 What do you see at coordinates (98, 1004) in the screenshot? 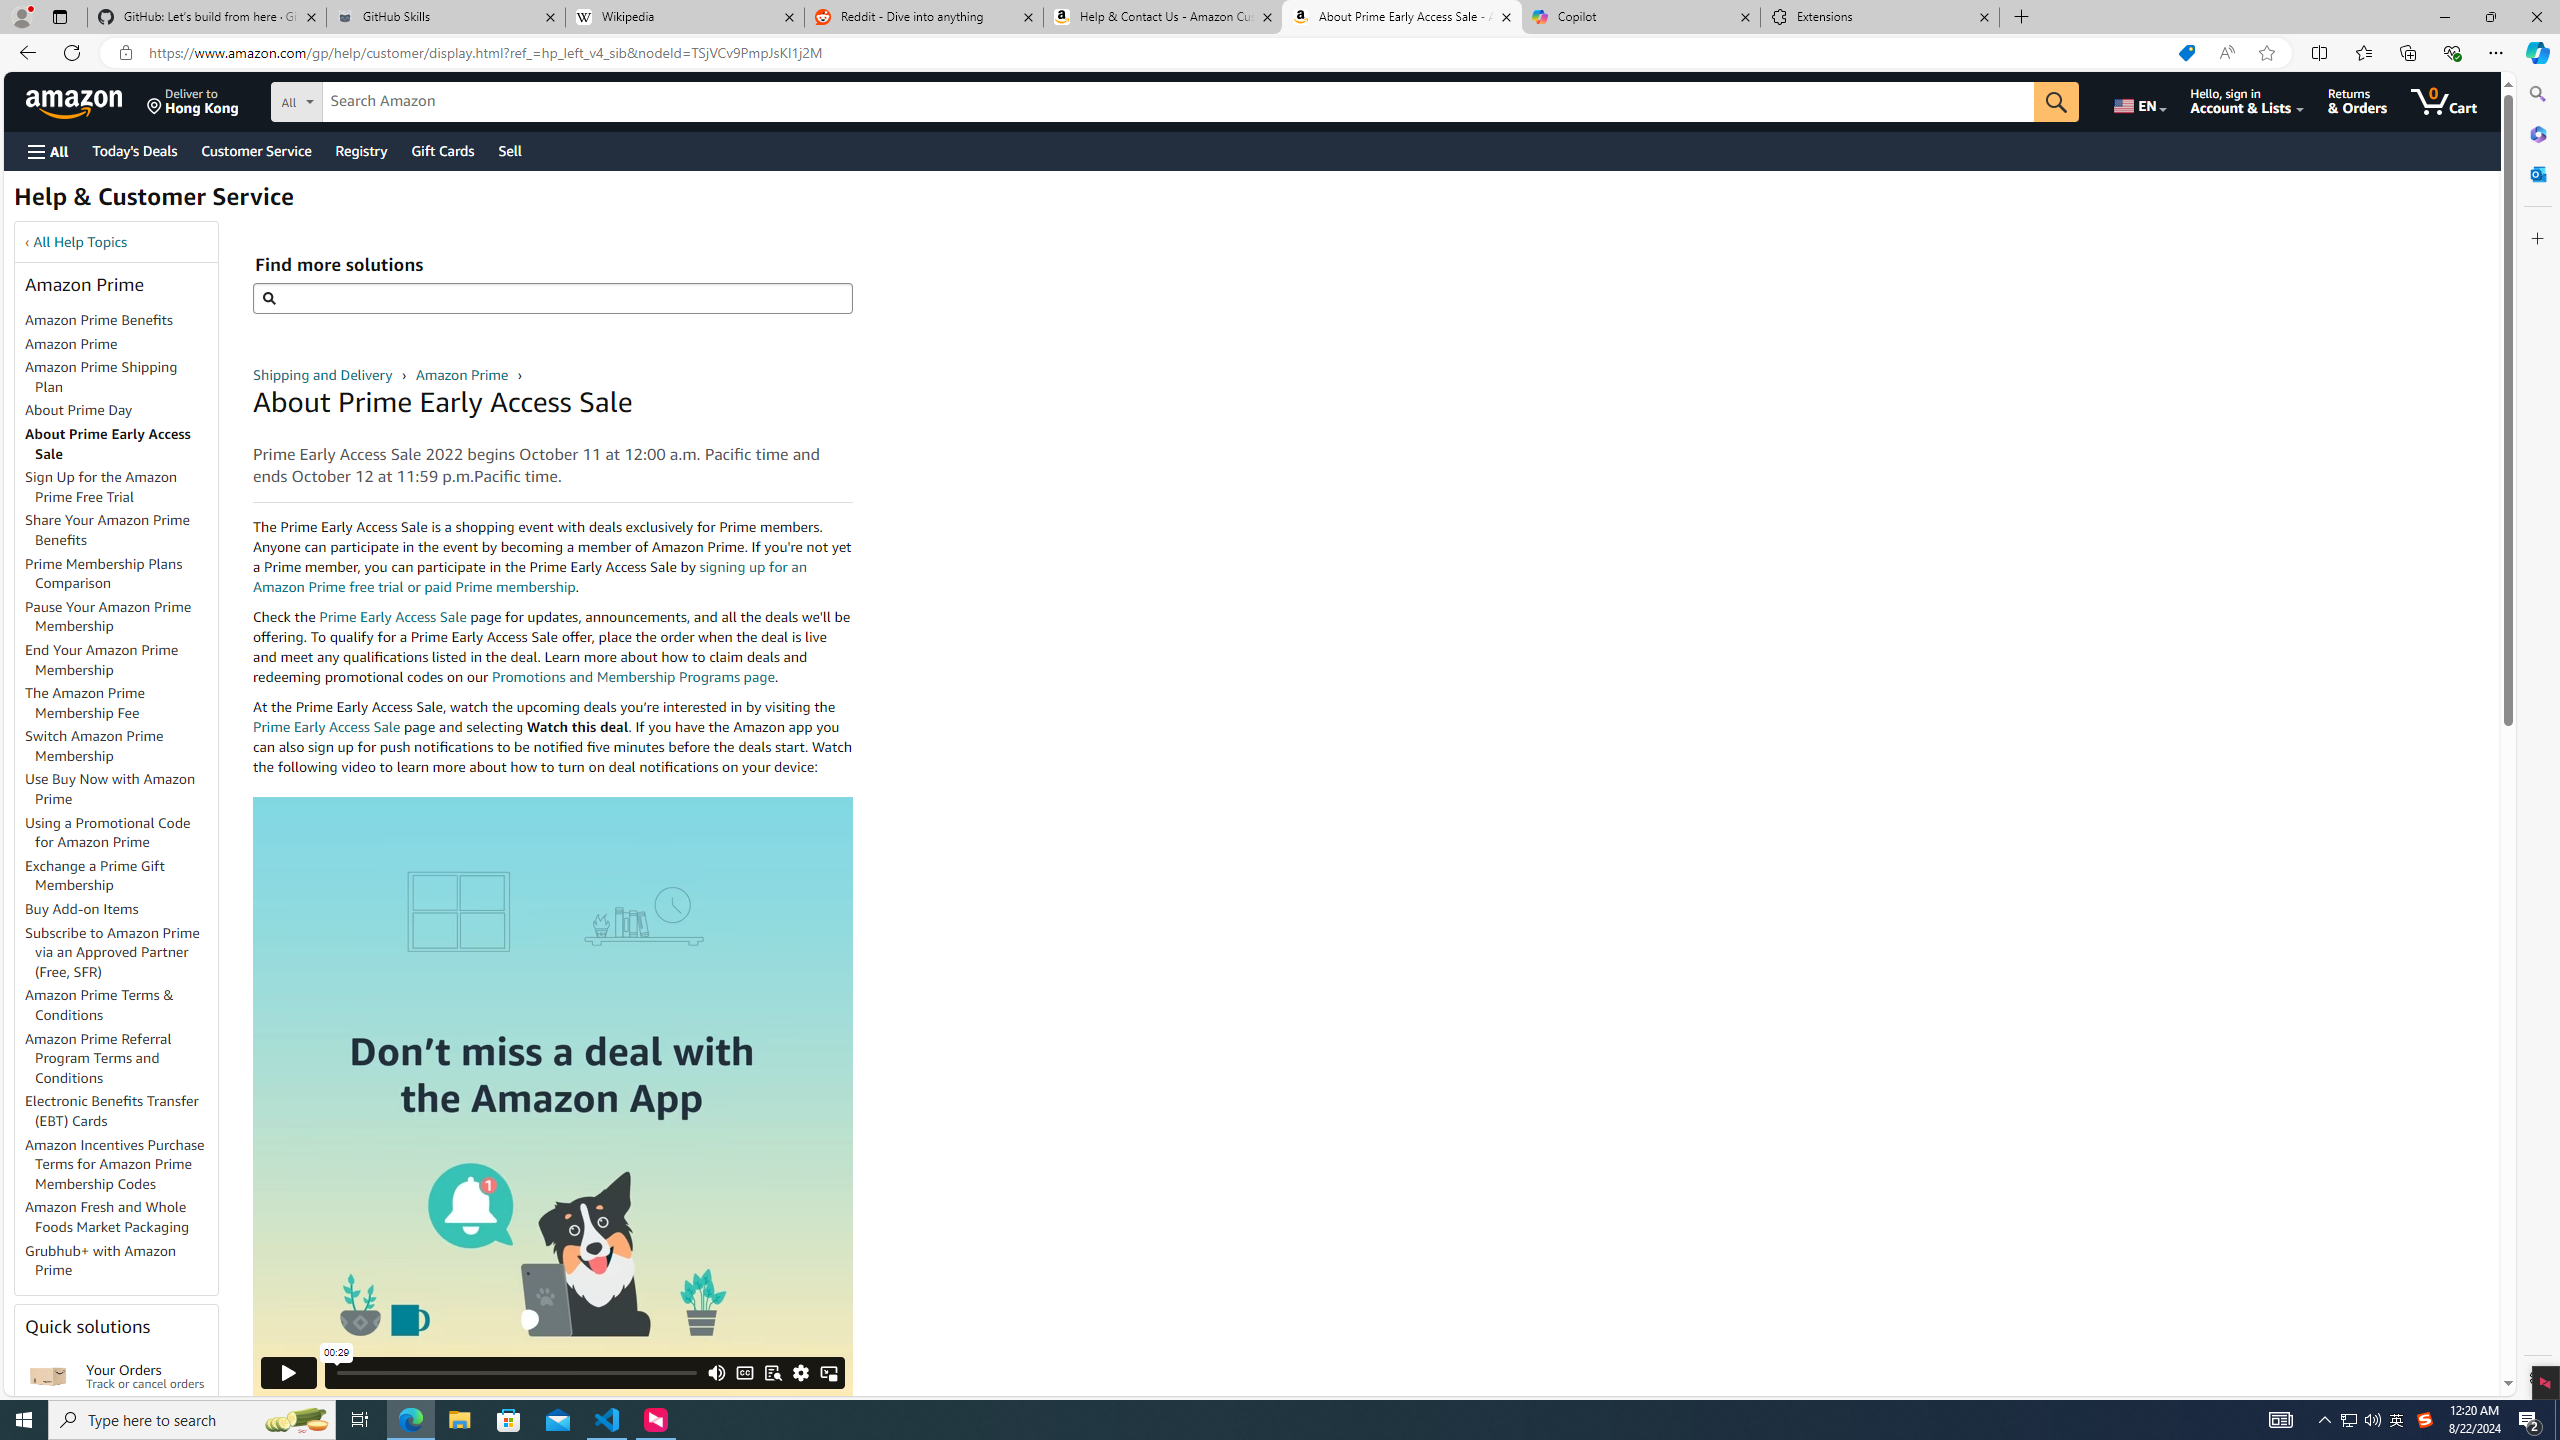
I see `'Amazon Prime Terms & Conditions'` at bounding box center [98, 1004].